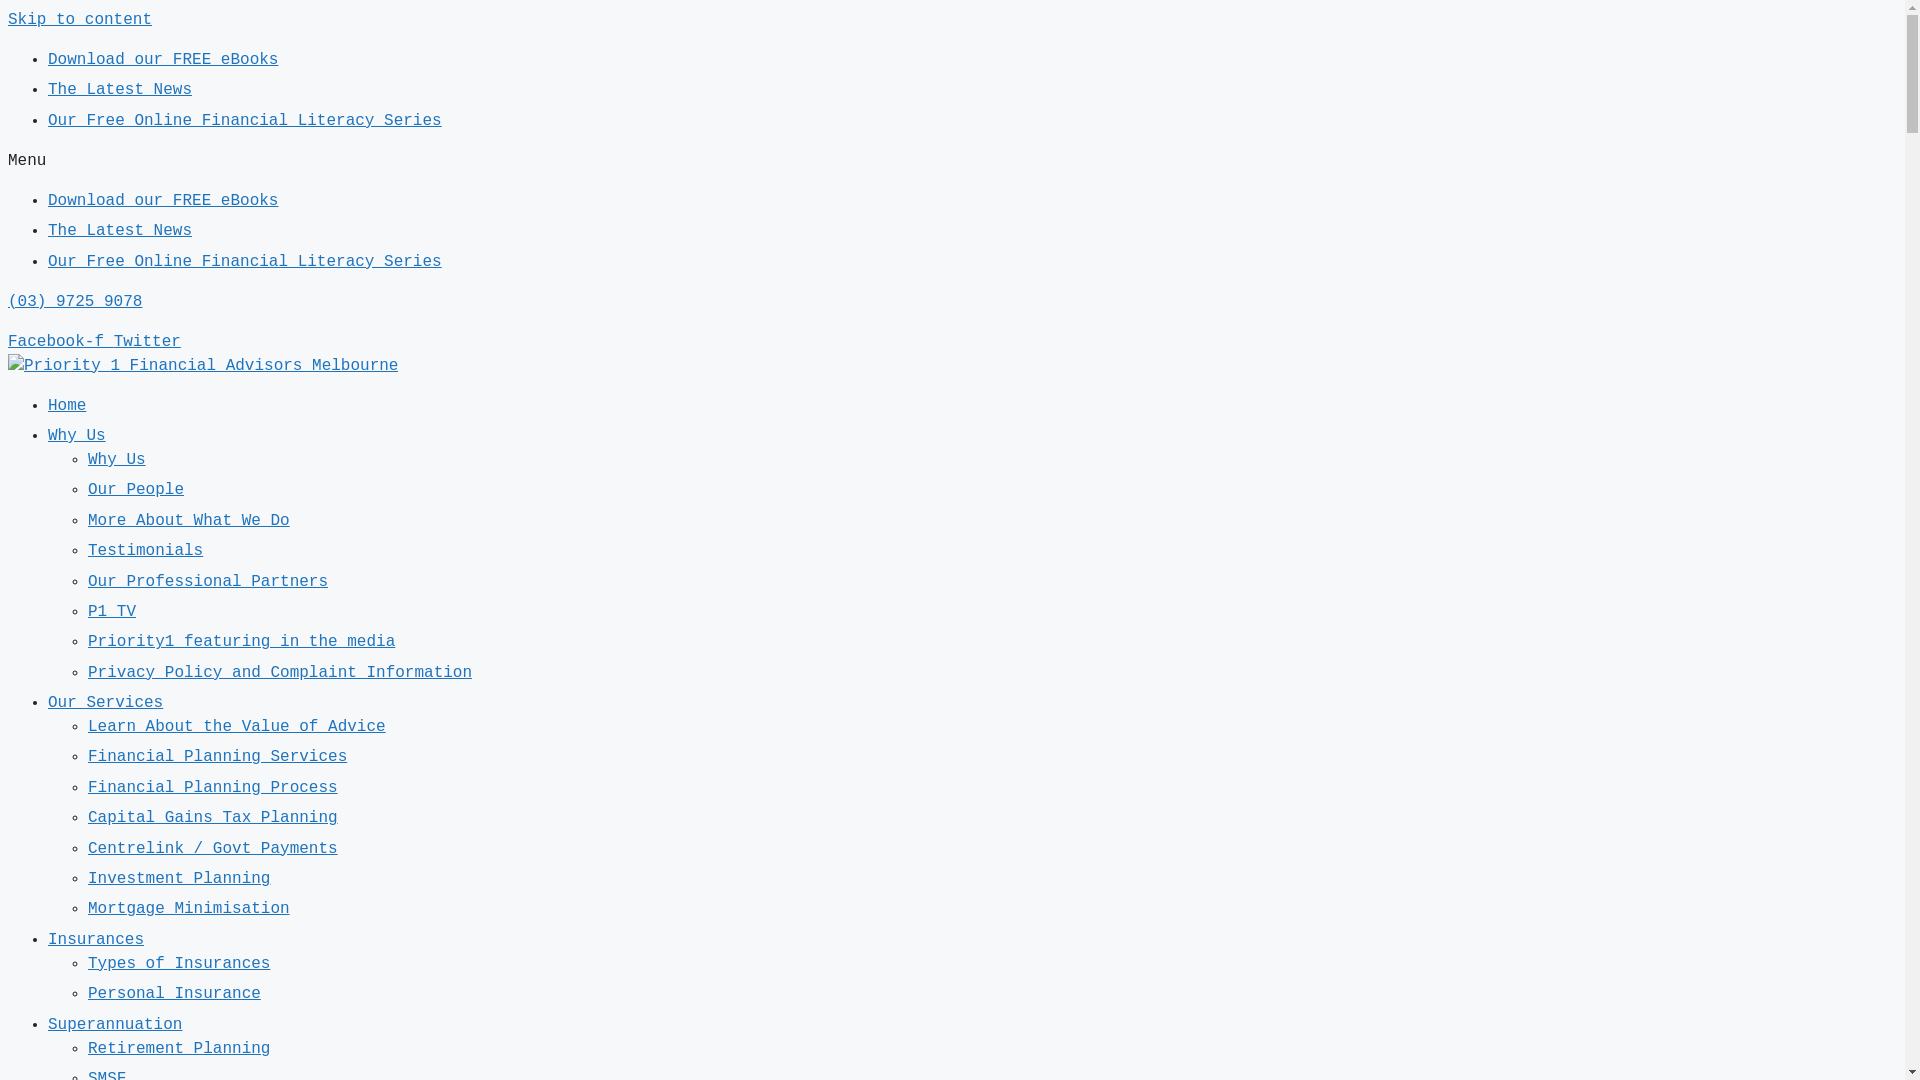  Describe the element at coordinates (61, 341) in the screenshot. I see `'Facebook-f'` at that location.